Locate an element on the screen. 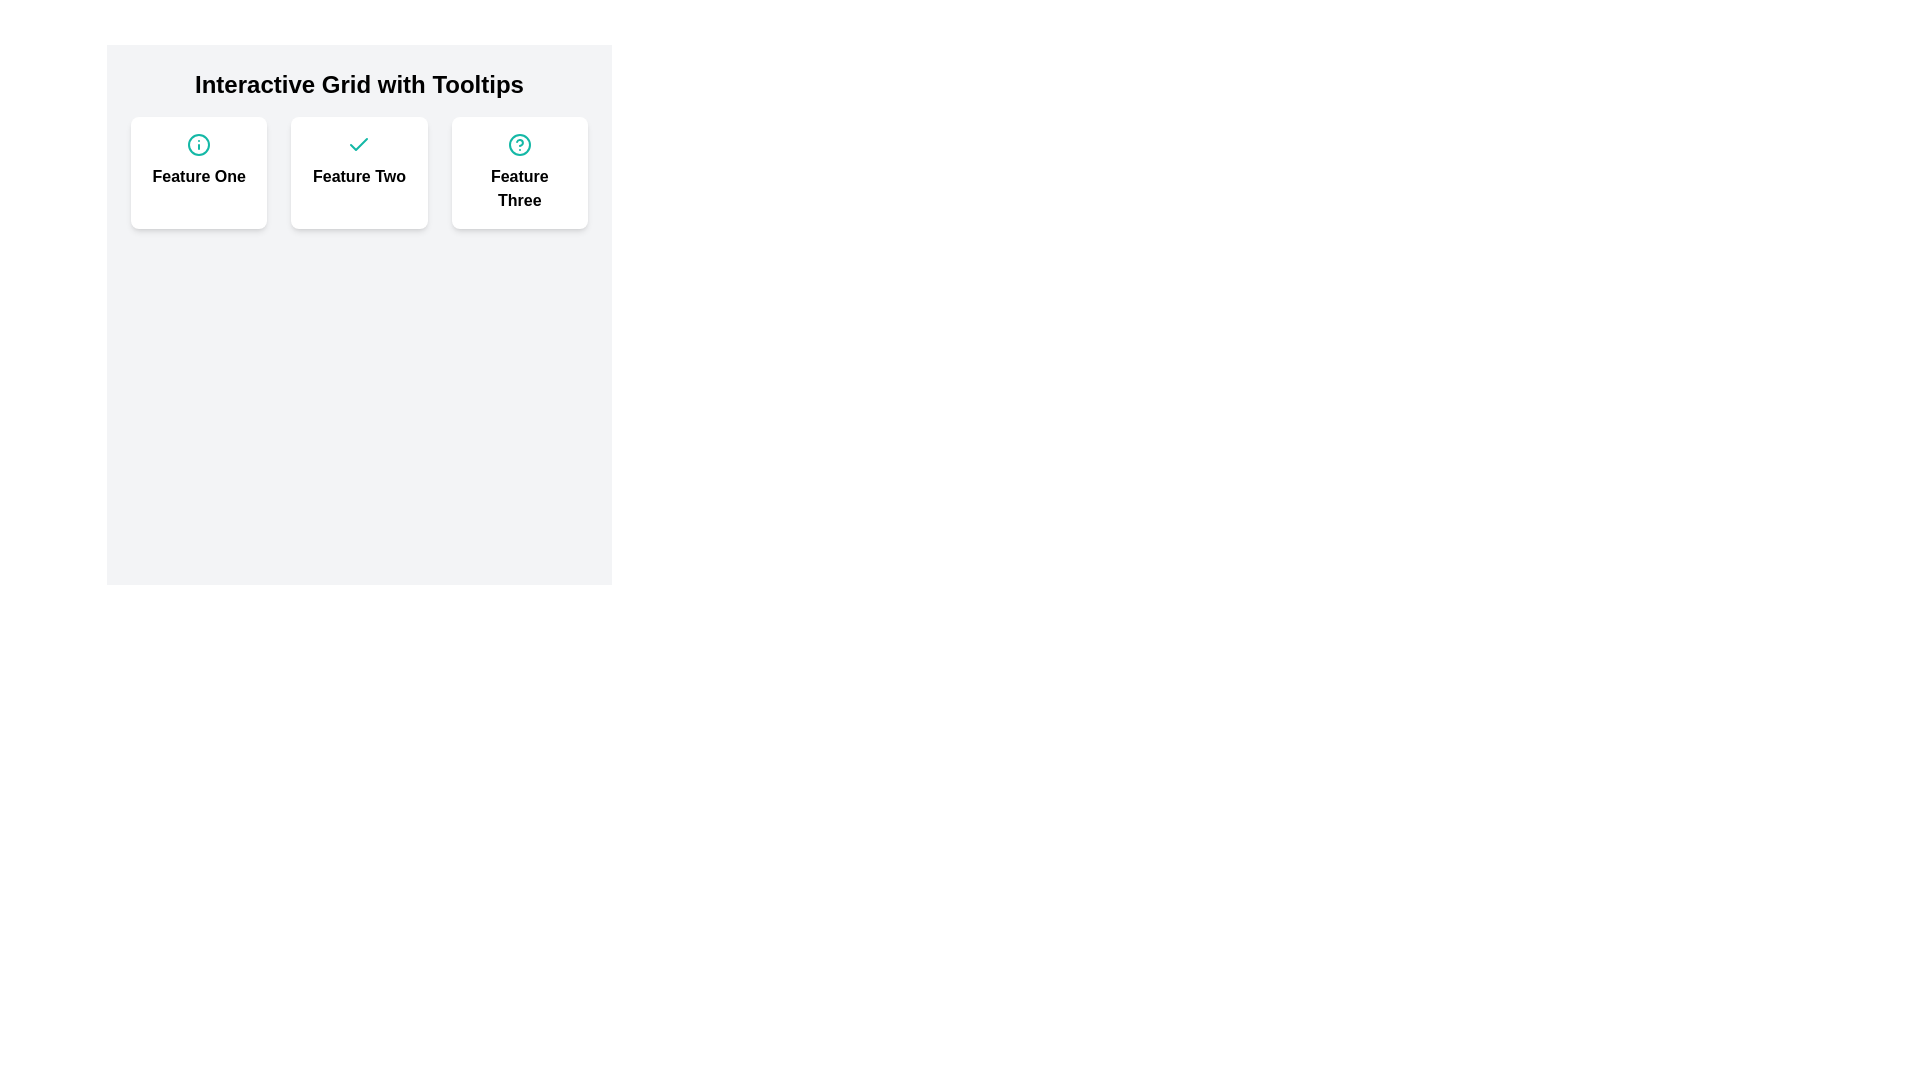  the static text label that displays the title or name of the associated feature located in the leftmost card of three horizontally structured cards is located at coordinates (199, 176).